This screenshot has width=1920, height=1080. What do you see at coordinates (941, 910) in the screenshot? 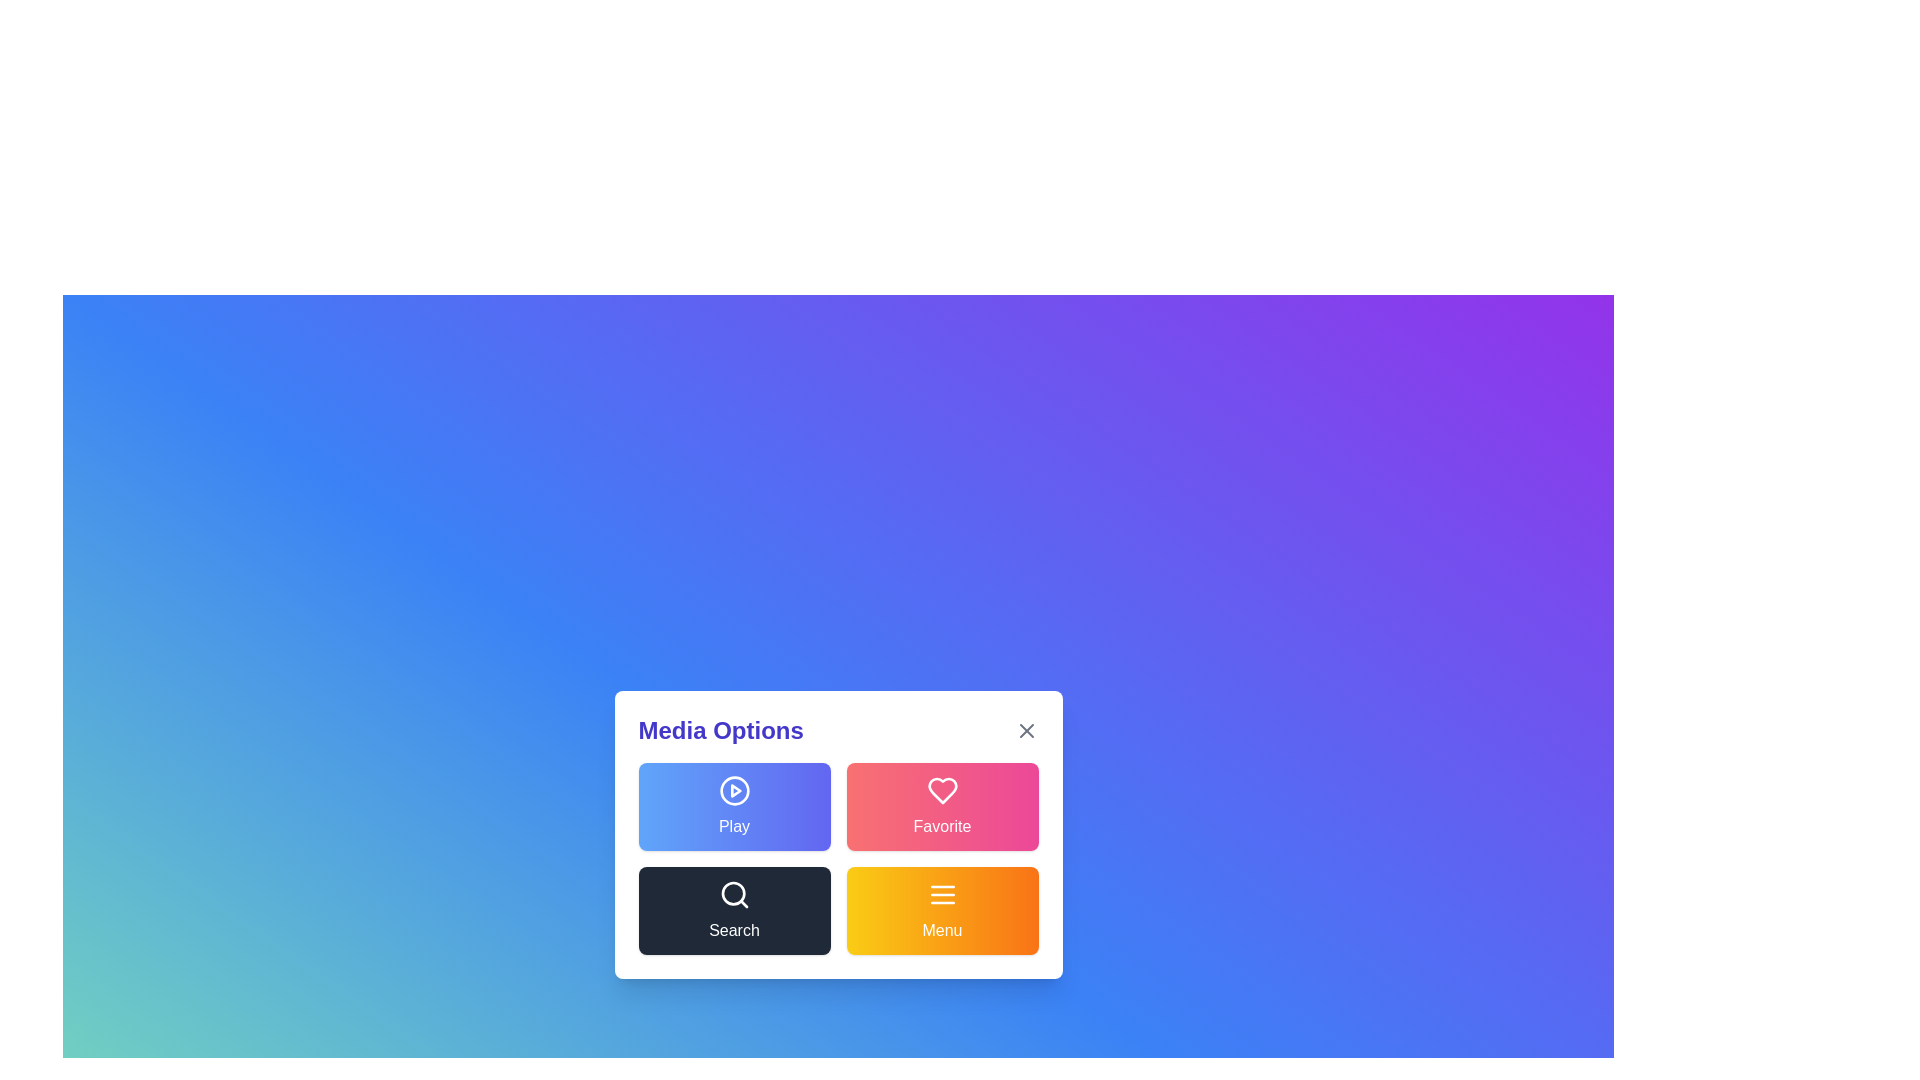
I see `the button located in the bottom-right corner of the interface, directly below the 'Favorite' button and to the right of the 'Search' button` at bounding box center [941, 910].